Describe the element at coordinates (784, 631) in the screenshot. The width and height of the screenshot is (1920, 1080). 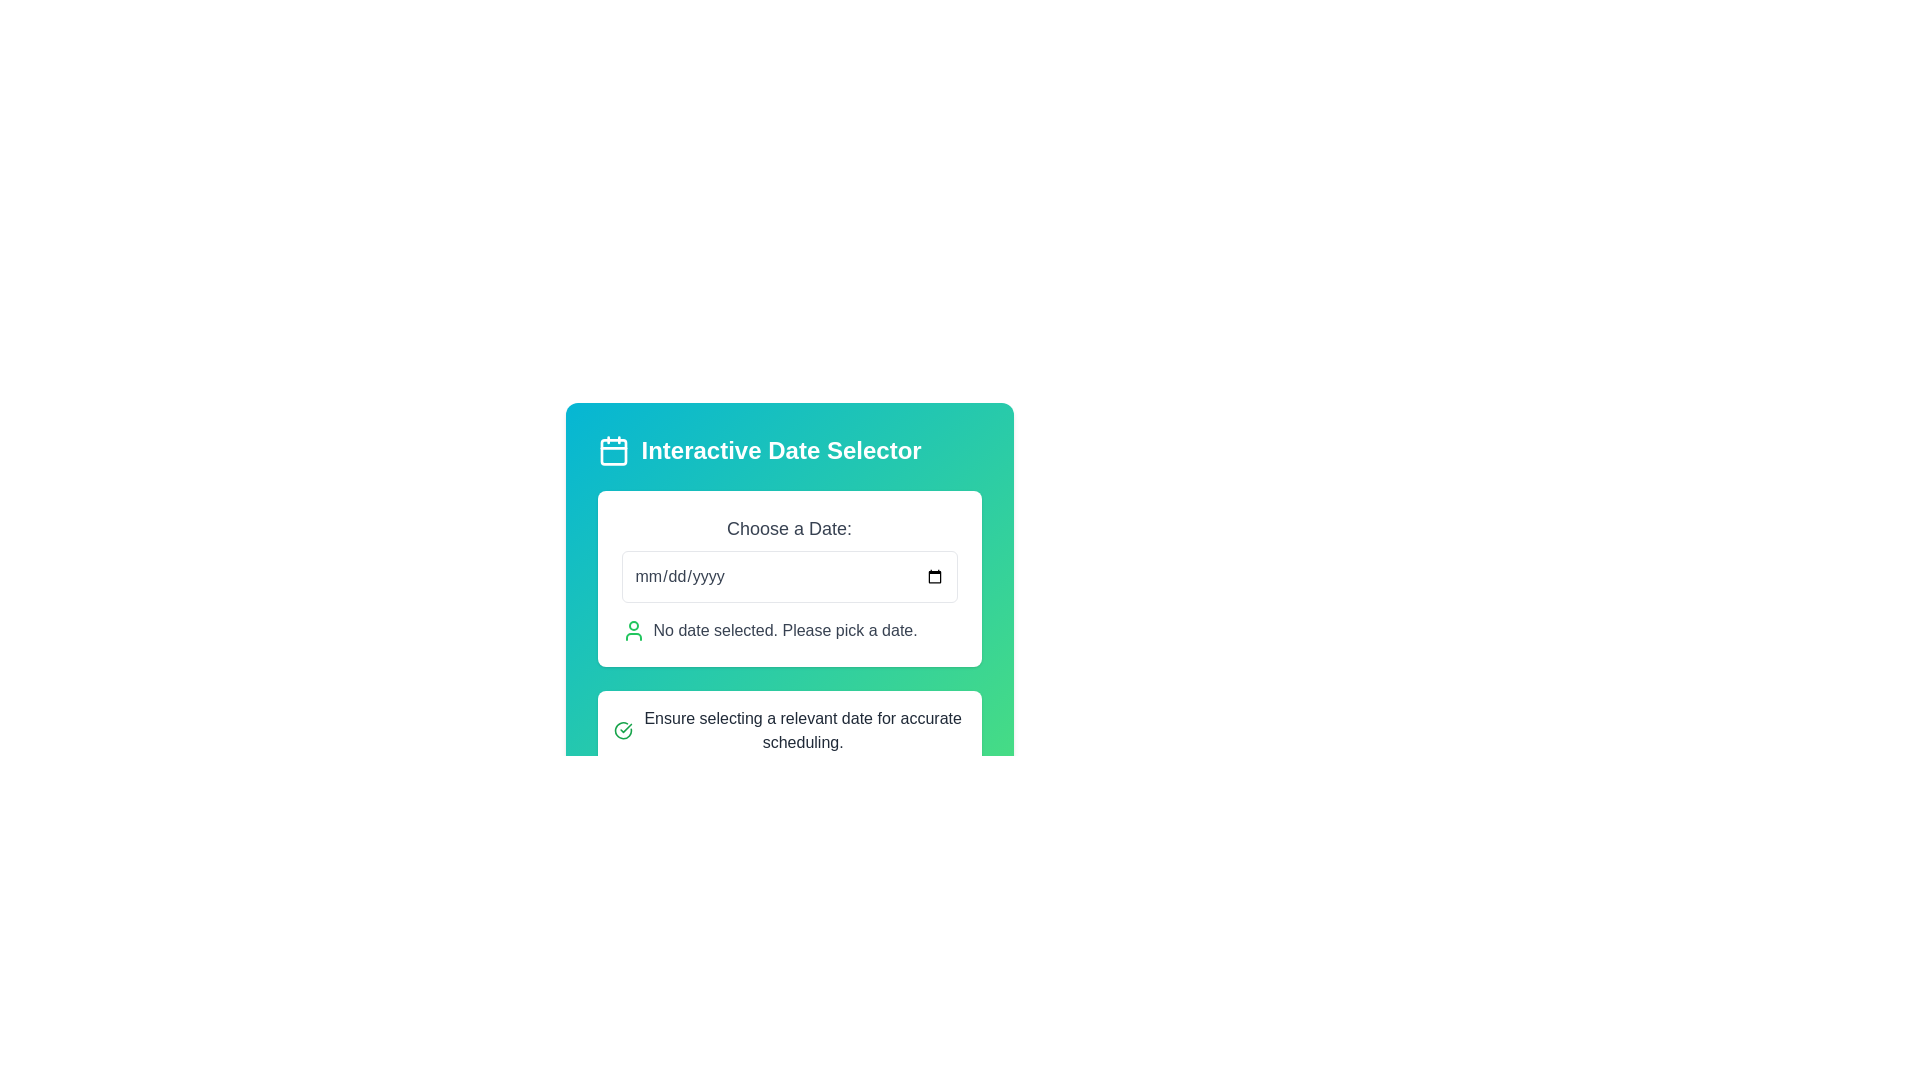
I see `the text label displaying 'No date selected. Please pick a date.' which is located beneath the 'Choose a Date:' input field and aligned beside a green person icon` at that location.